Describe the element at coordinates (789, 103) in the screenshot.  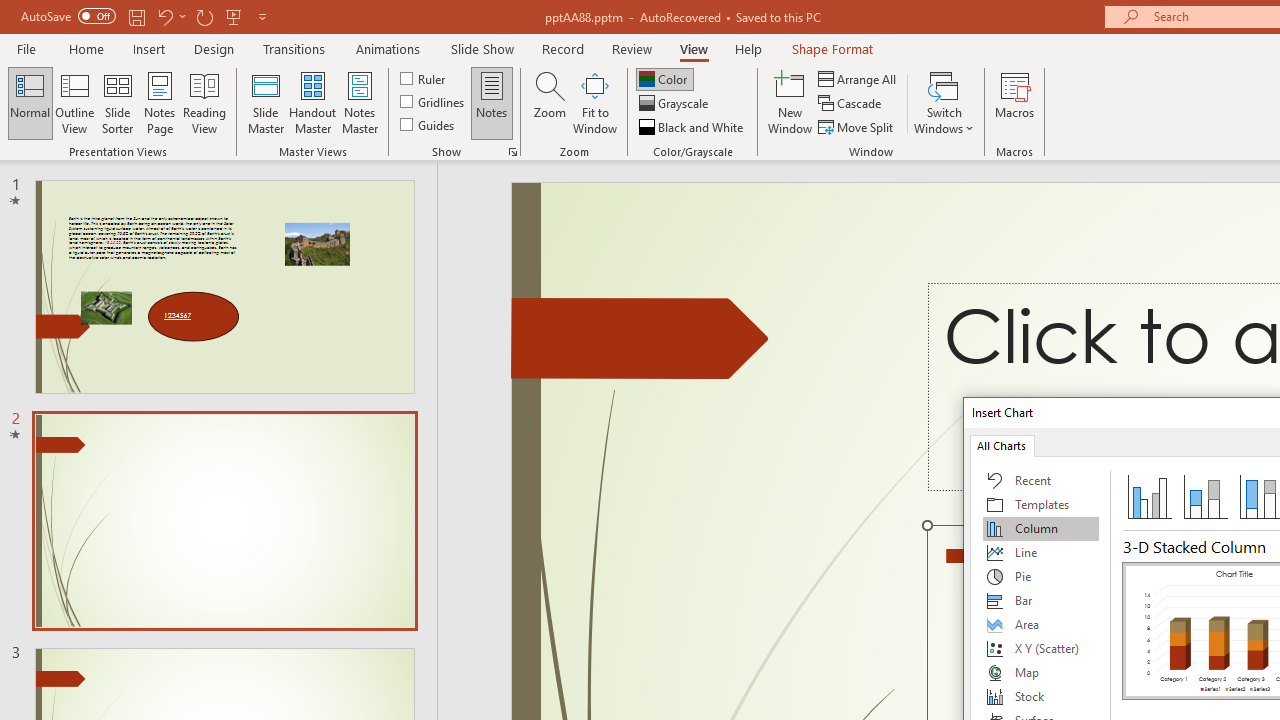
I see `'New Window'` at that location.